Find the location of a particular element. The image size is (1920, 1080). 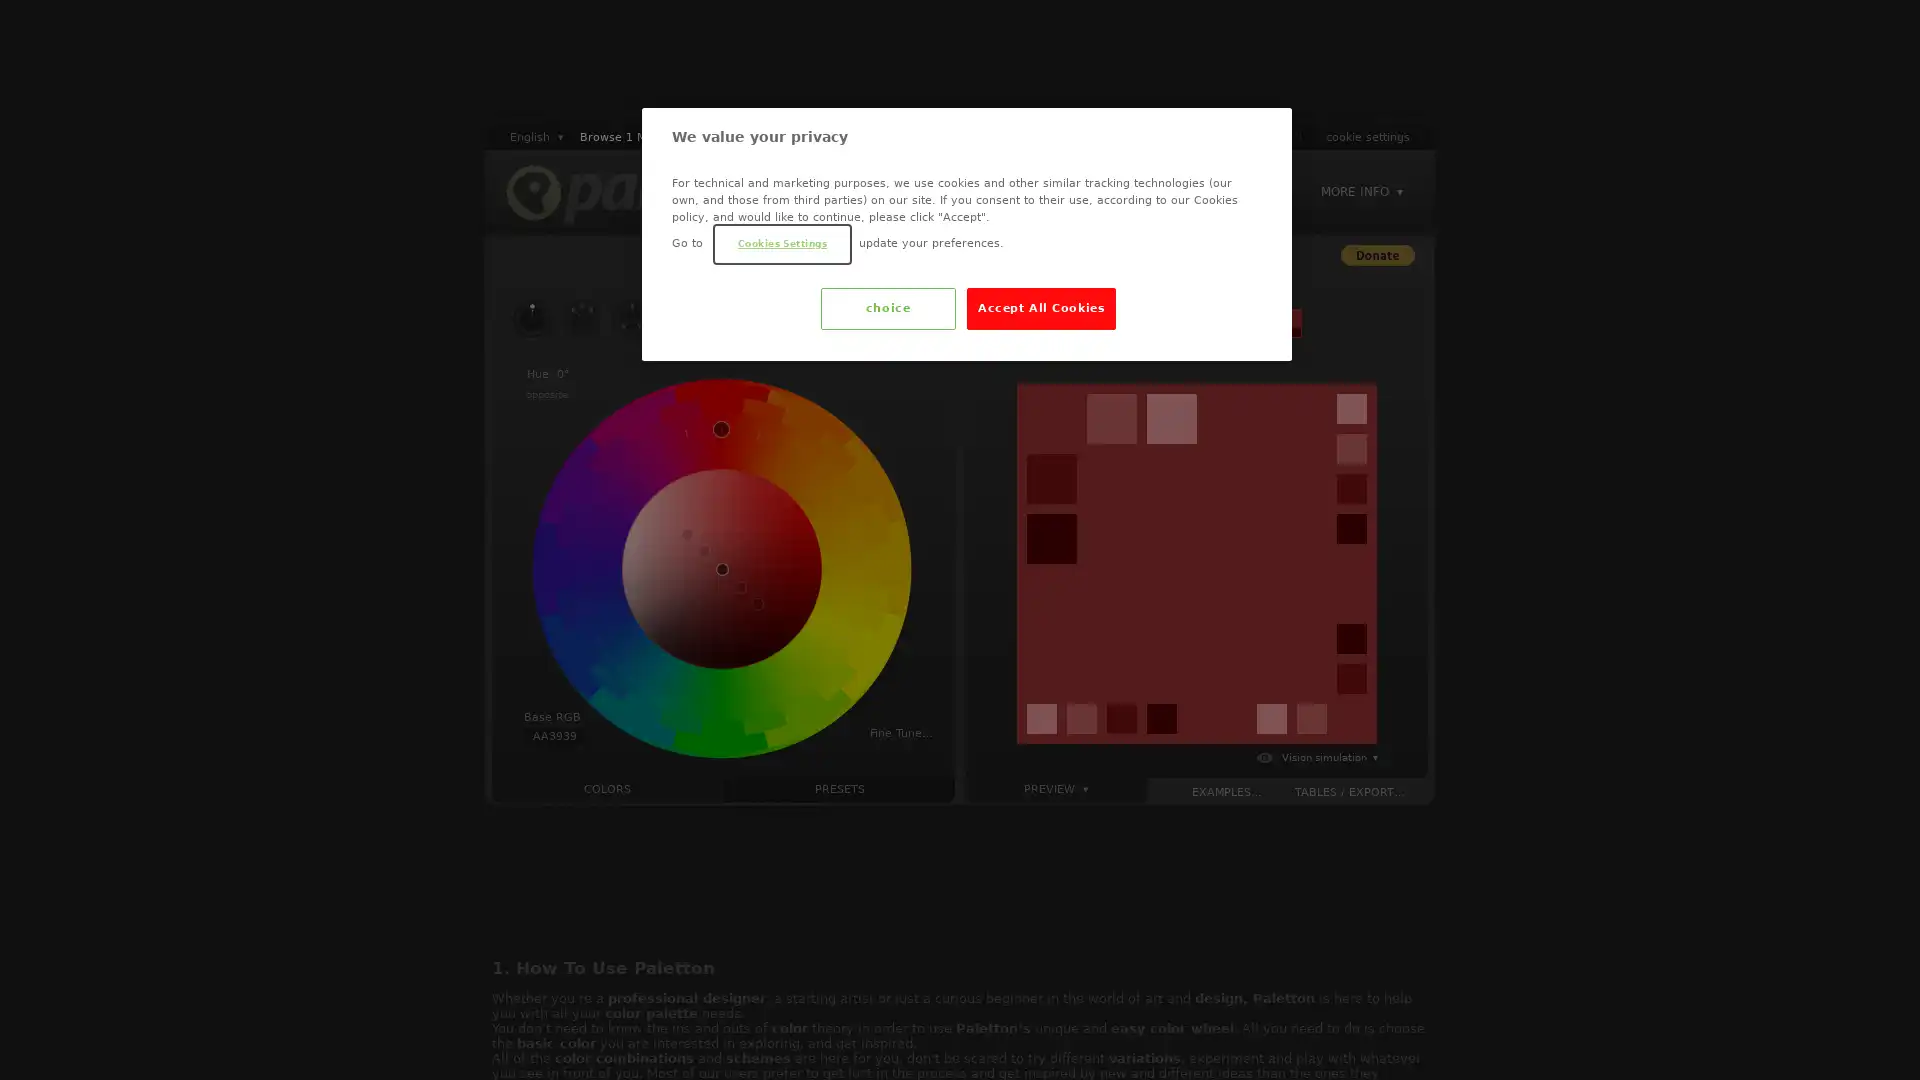

Fine Tune... is located at coordinates (900, 732).